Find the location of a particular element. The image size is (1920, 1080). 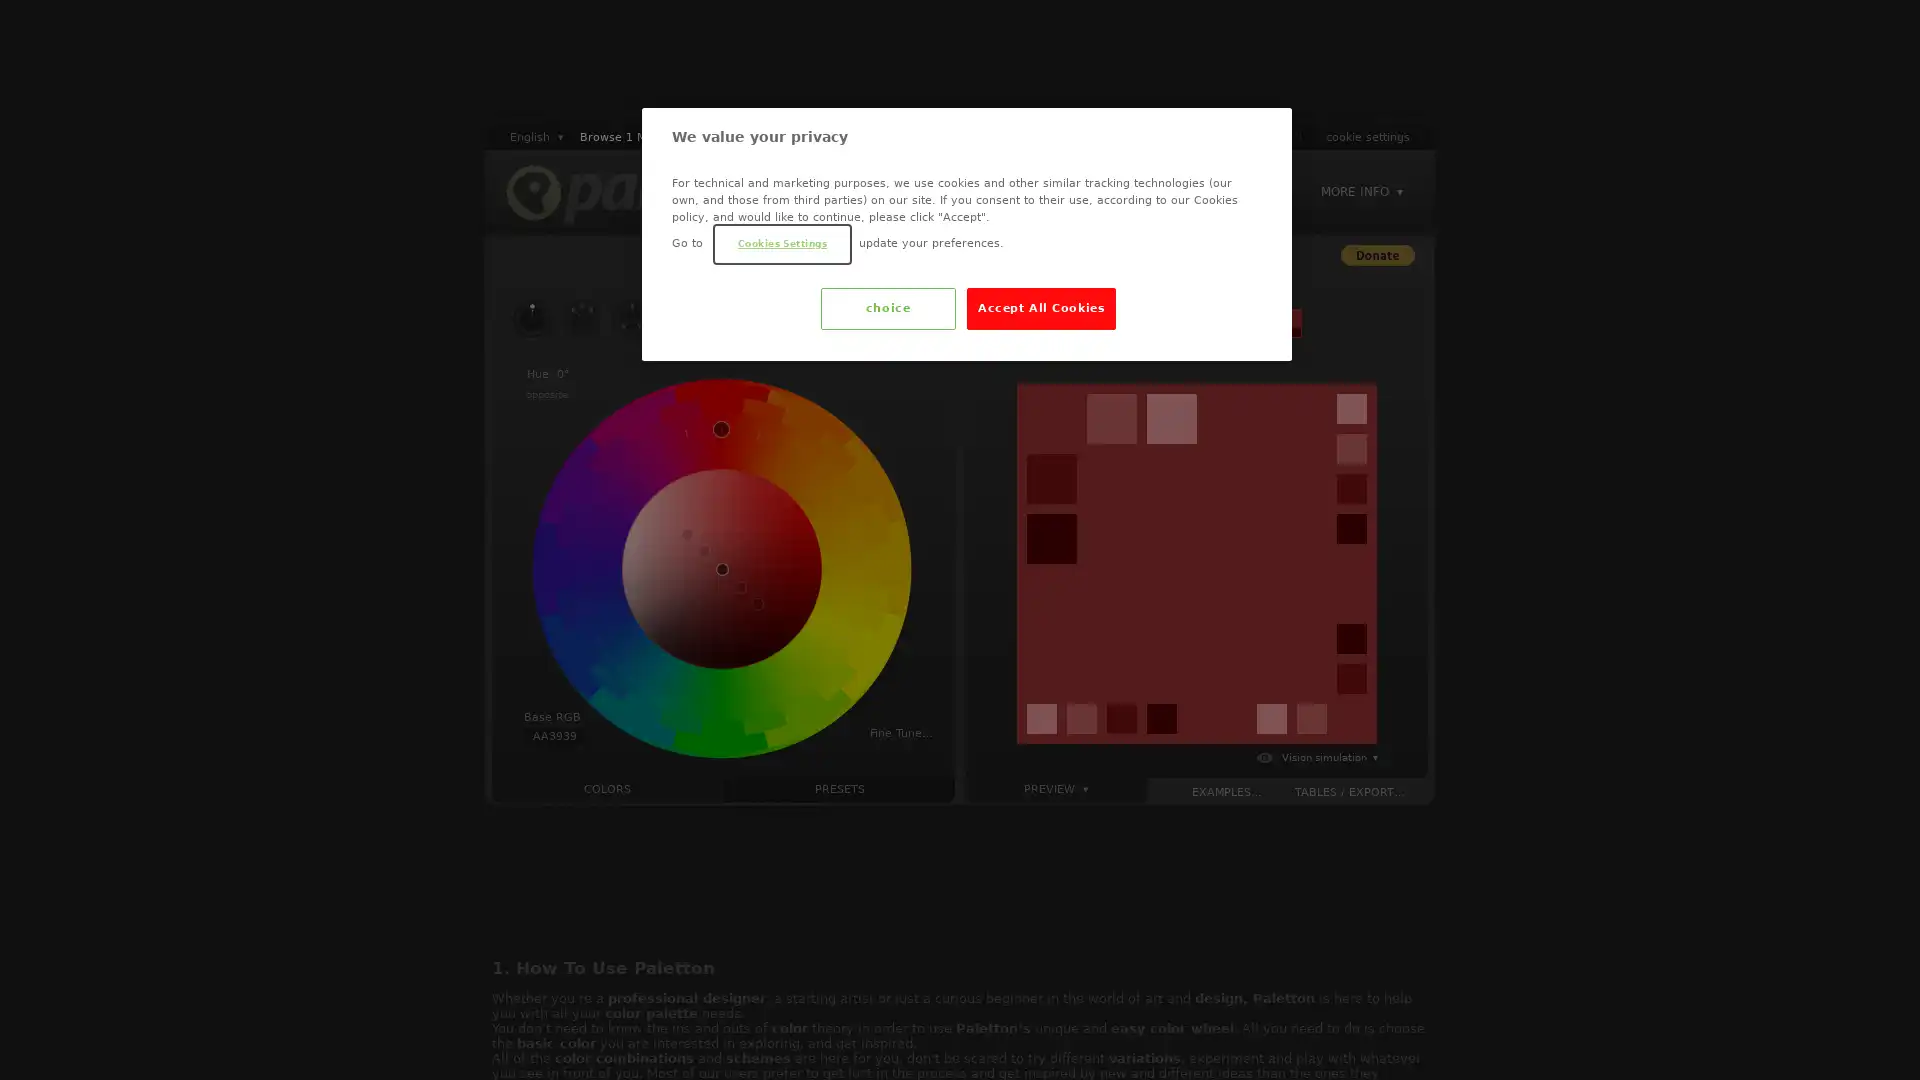

Fine Tune... is located at coordinates (900, 732).